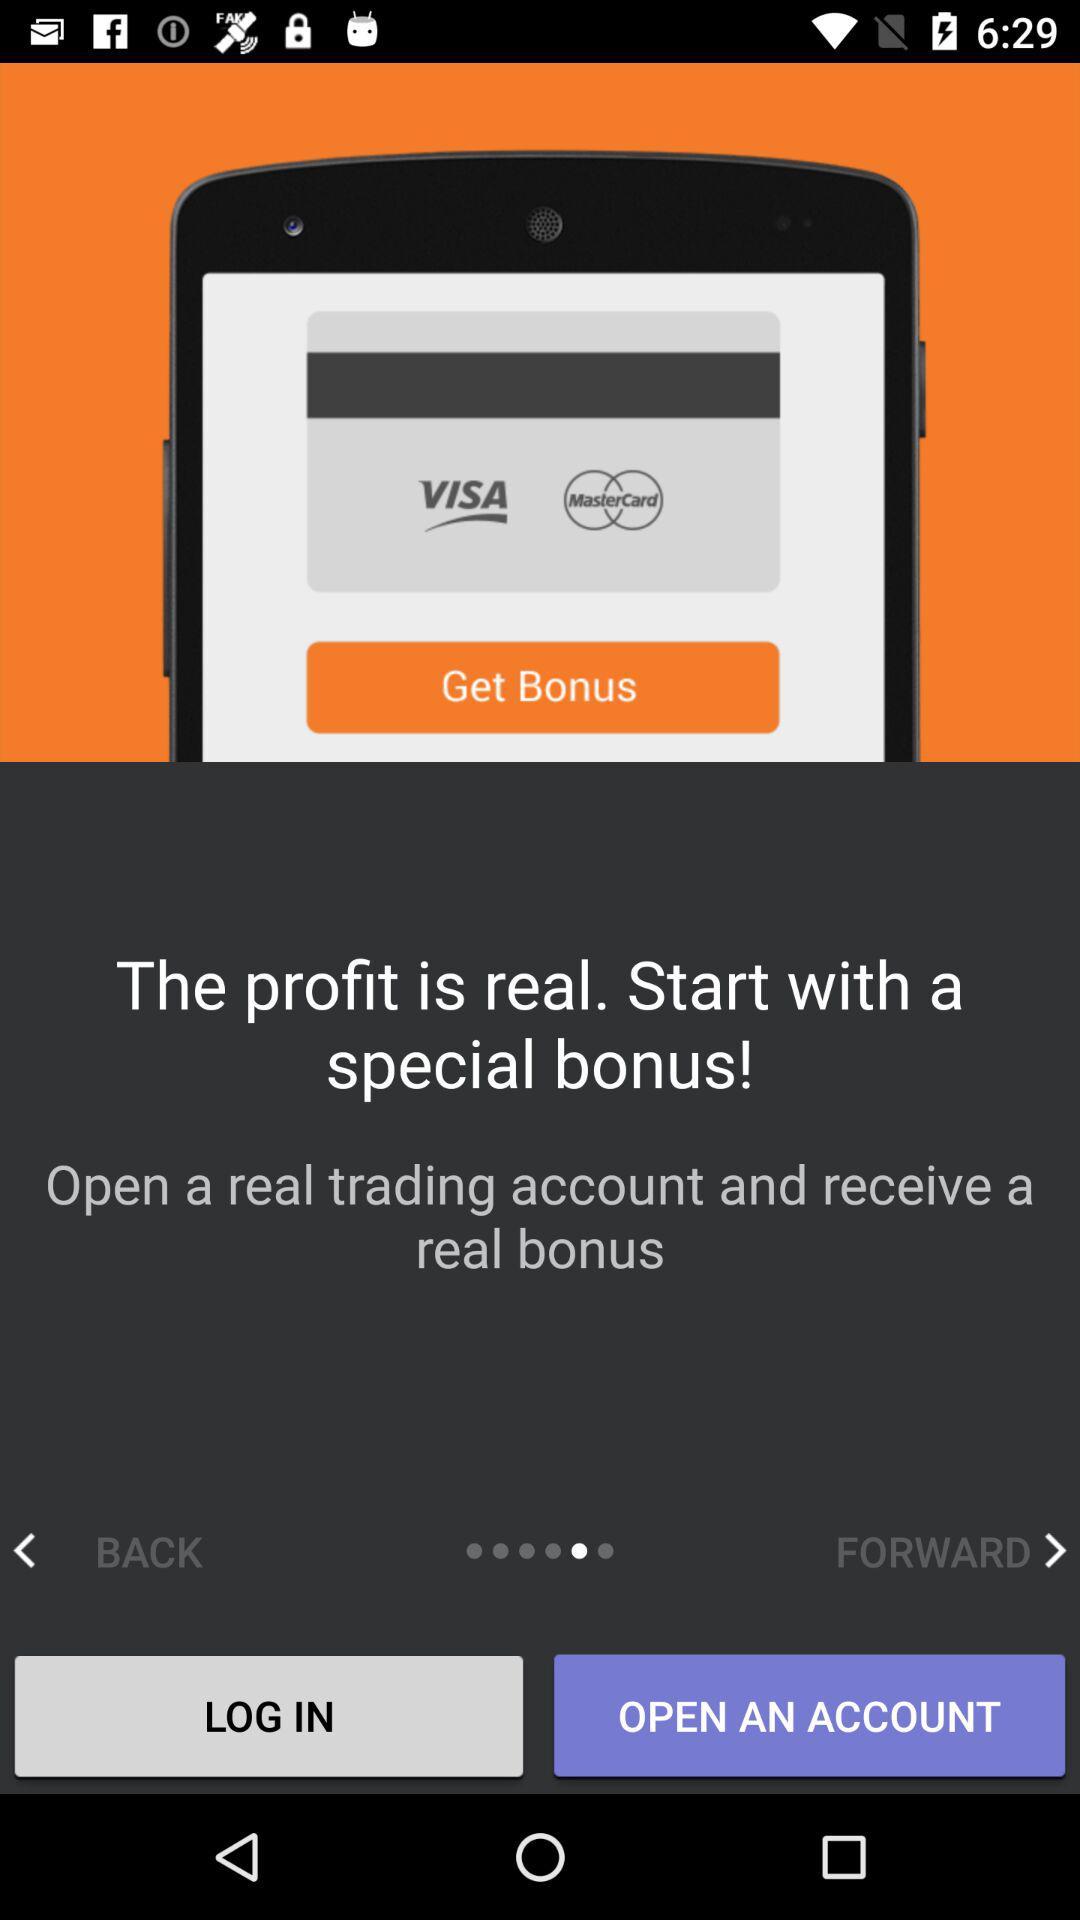 The width and height of the screenshot is (1080, 1920). What do you see at coordinates (950, 1549) in the screenshot?
I see `icon above the open an account icon` at bounding box center [950, 1549].